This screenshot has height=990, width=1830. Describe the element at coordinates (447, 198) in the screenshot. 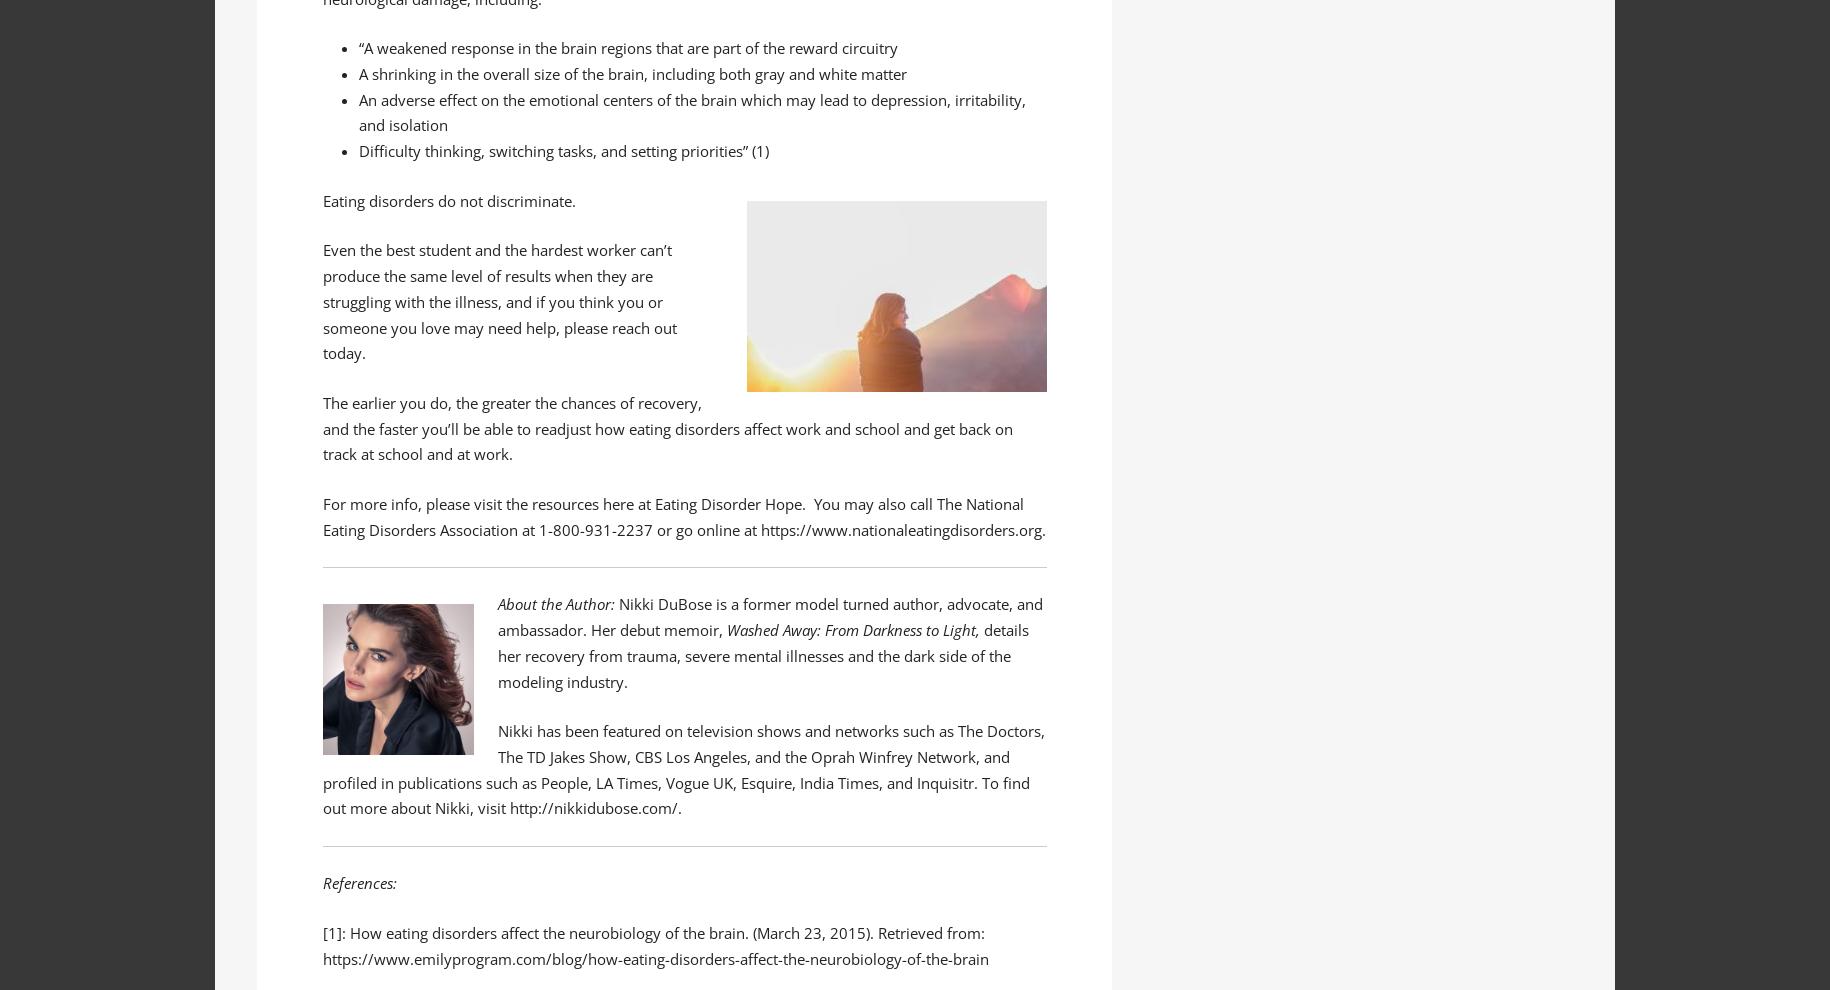

I see `'Eating disorders do not discriminate.'` at that location.